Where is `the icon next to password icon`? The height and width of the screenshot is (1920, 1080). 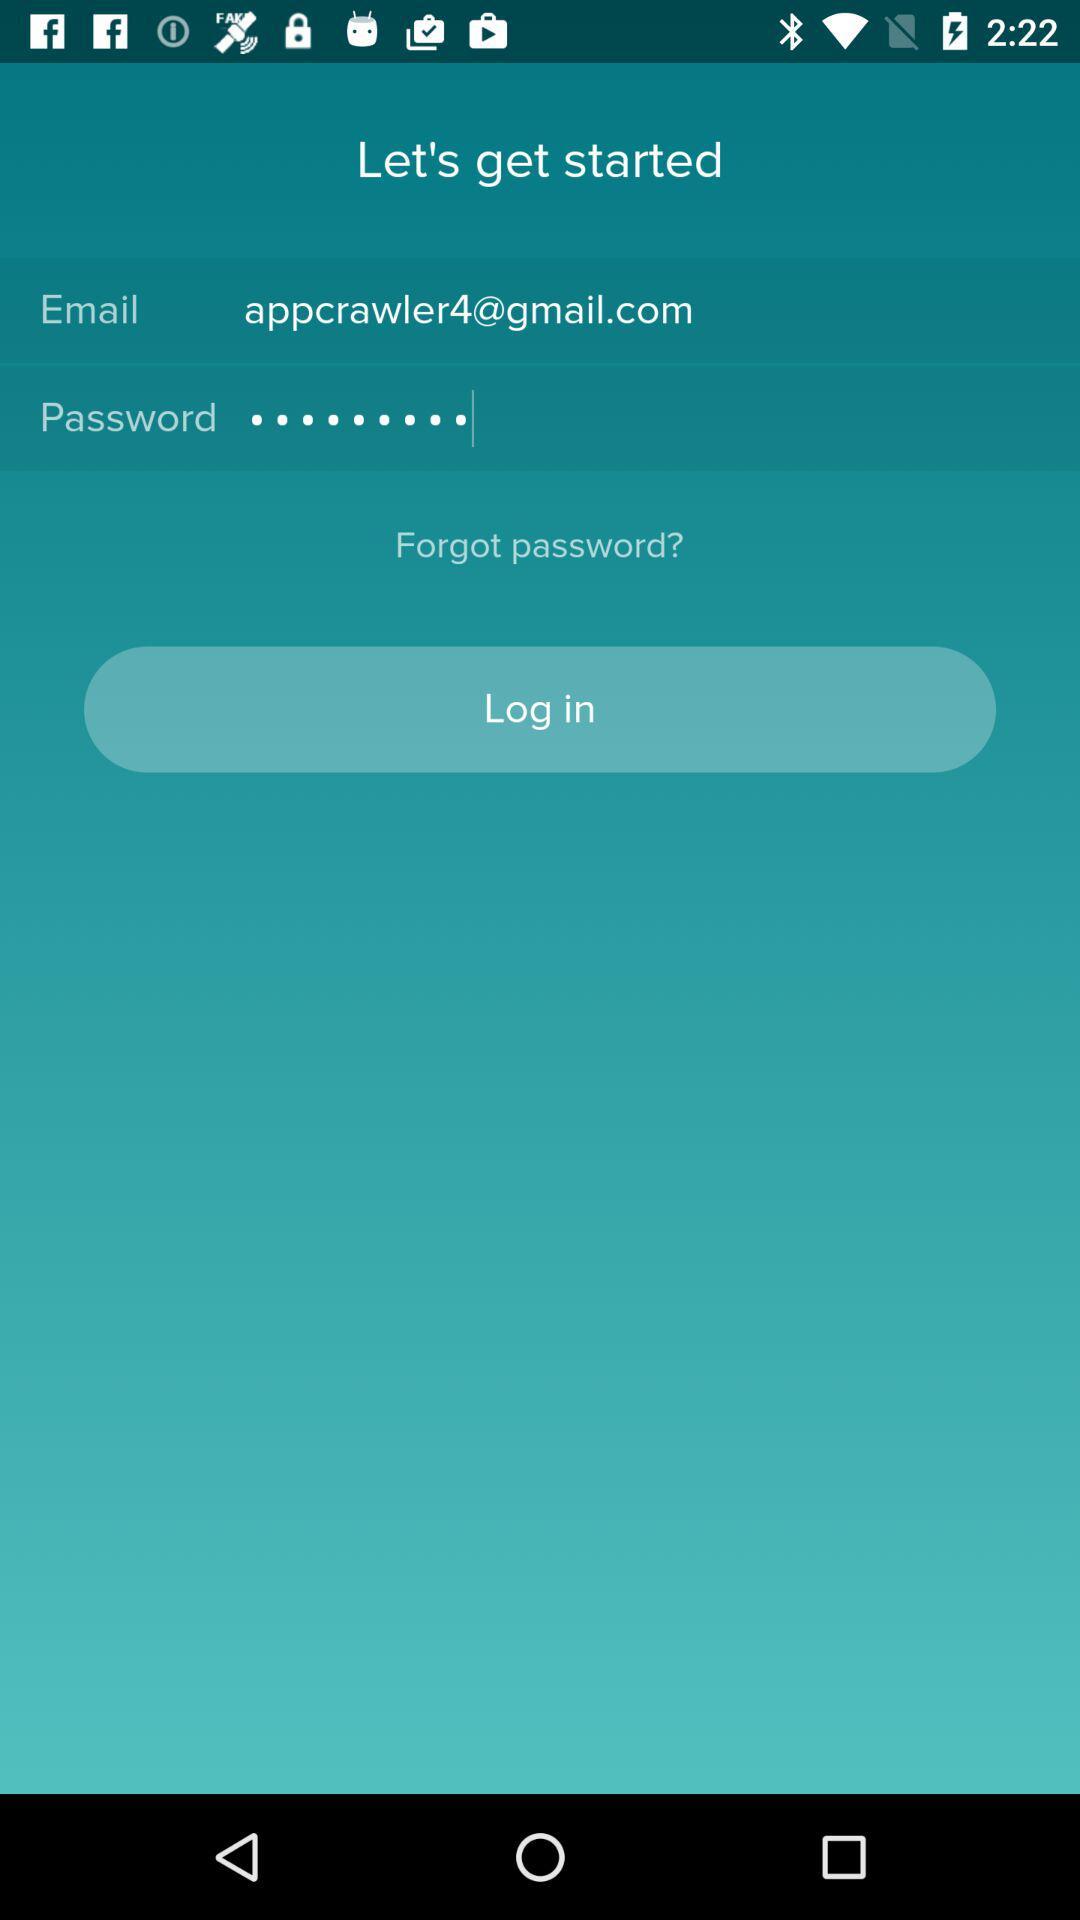 the icon next to password icon is located at coordinates (641, 417).